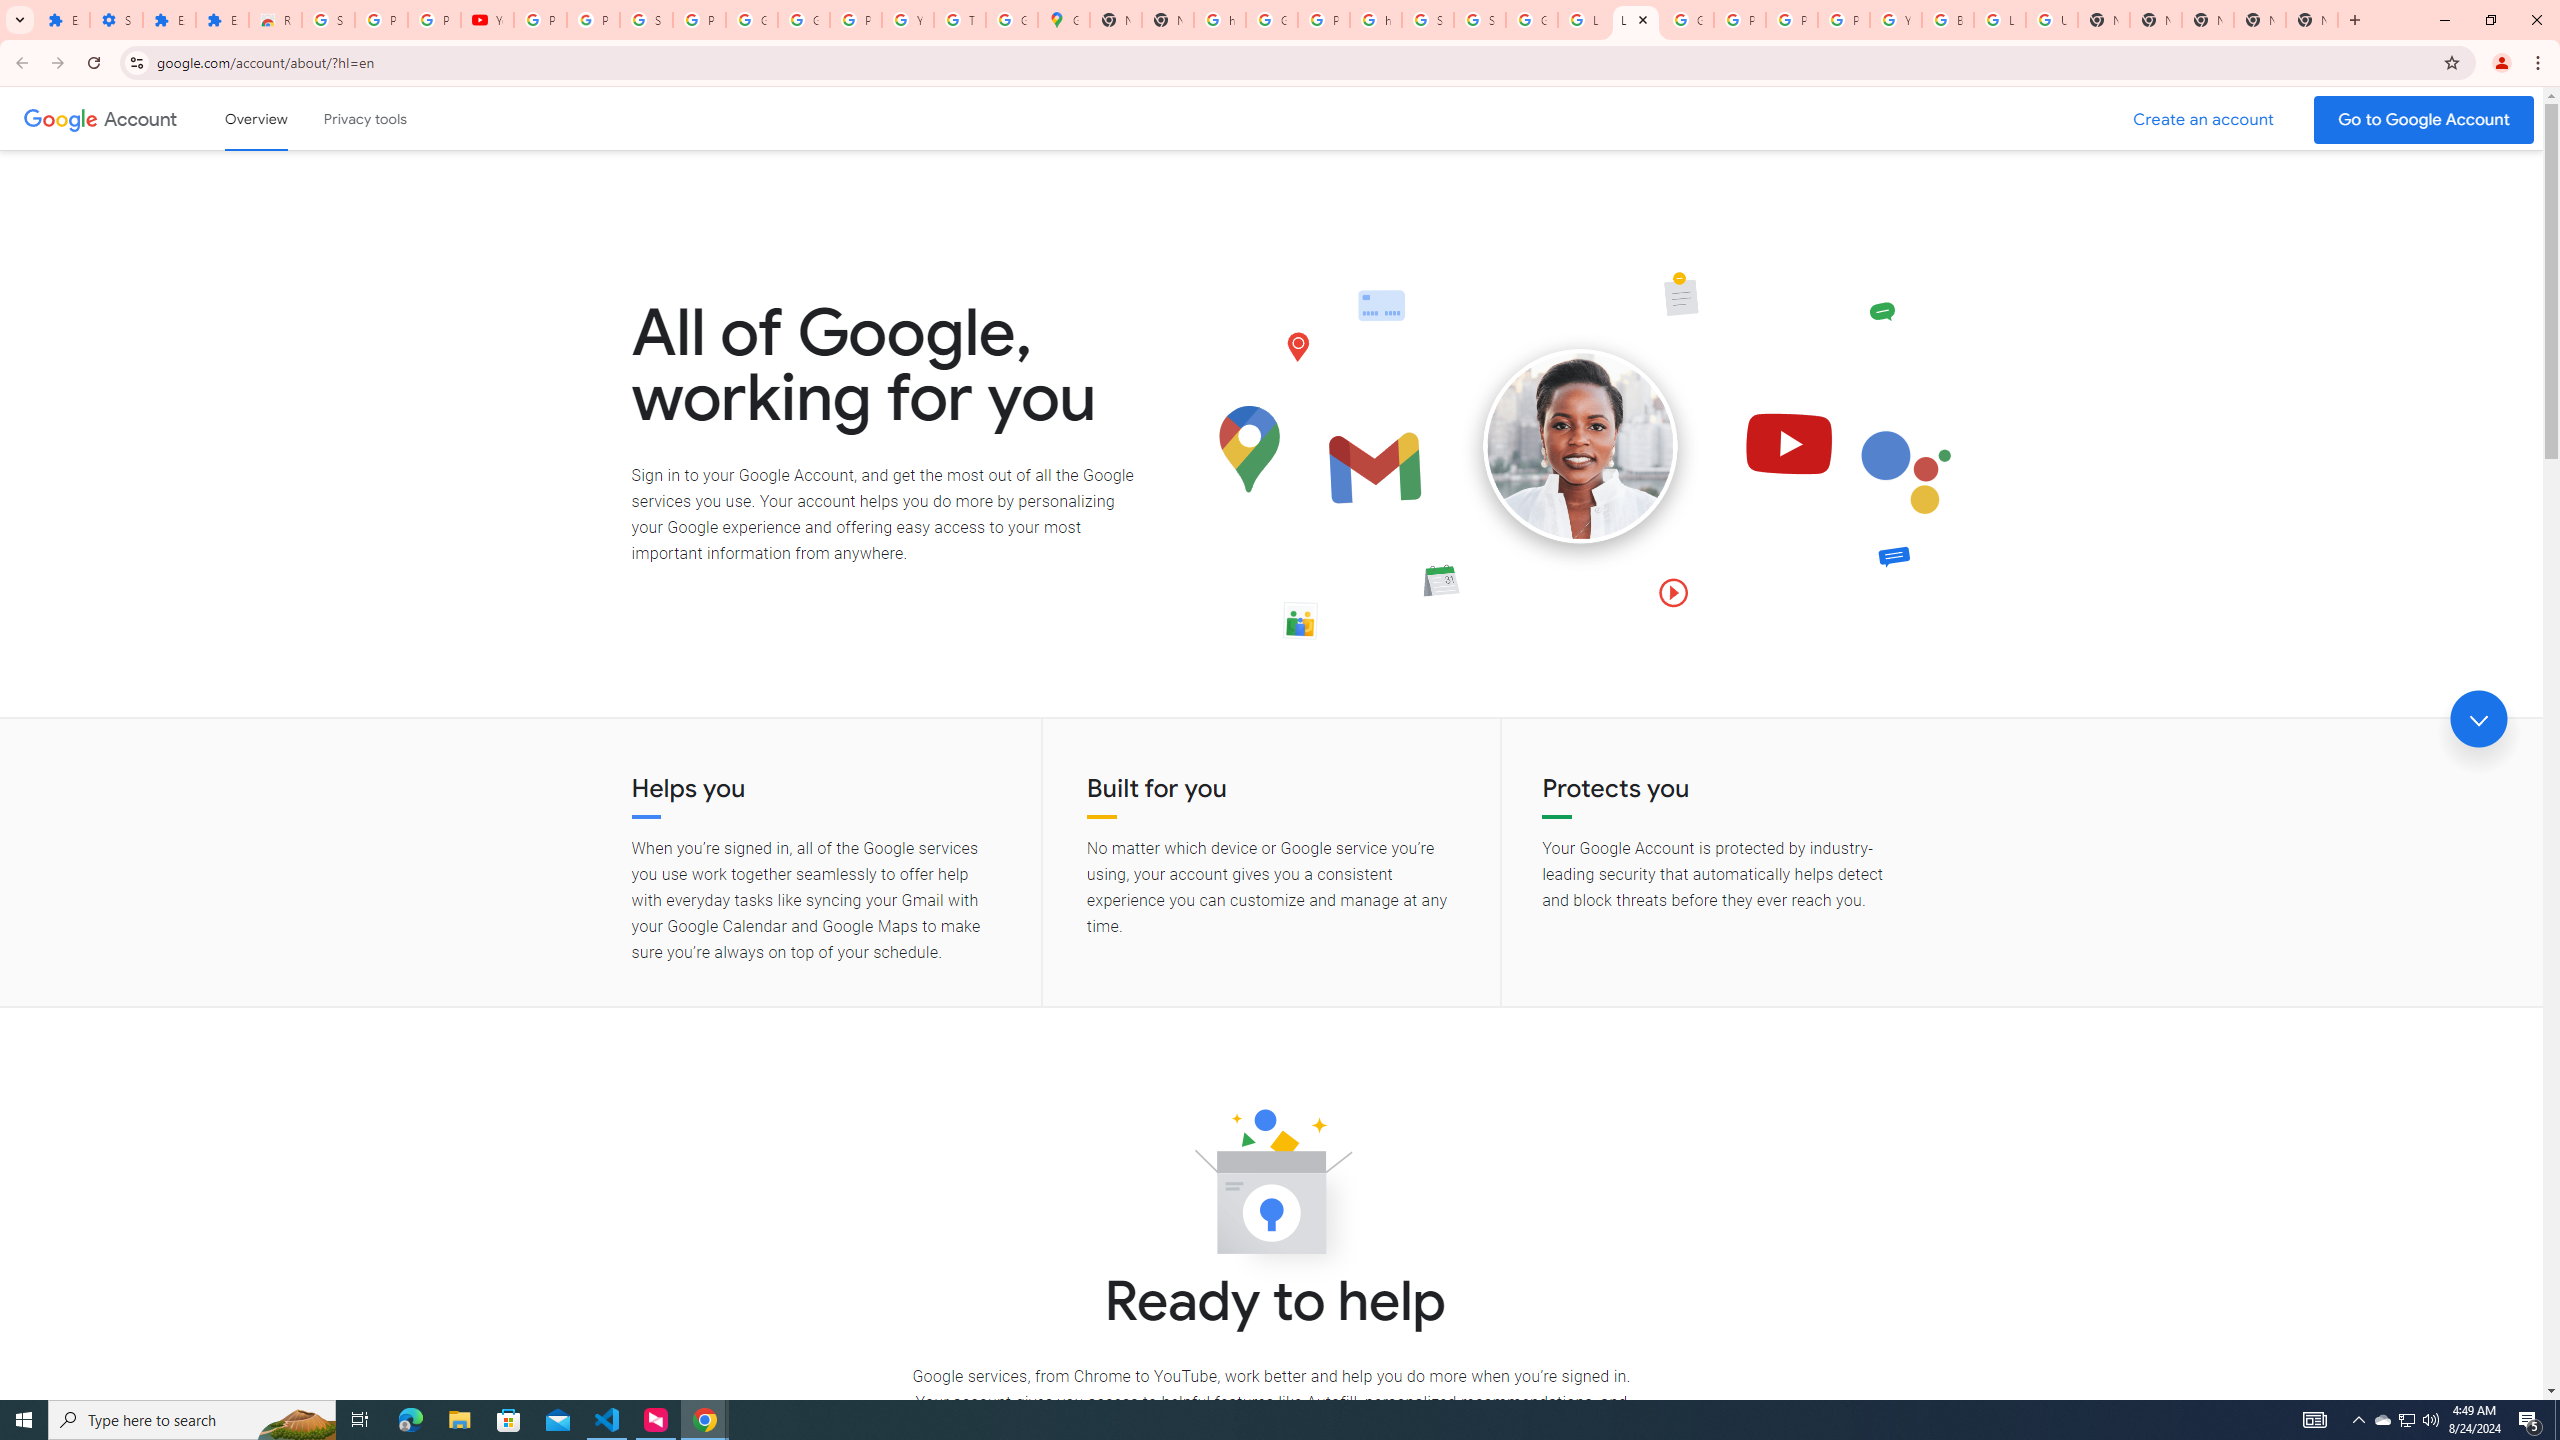  I want to click on 'Privacy Help Center - Policies Help', so click(1738, 19).